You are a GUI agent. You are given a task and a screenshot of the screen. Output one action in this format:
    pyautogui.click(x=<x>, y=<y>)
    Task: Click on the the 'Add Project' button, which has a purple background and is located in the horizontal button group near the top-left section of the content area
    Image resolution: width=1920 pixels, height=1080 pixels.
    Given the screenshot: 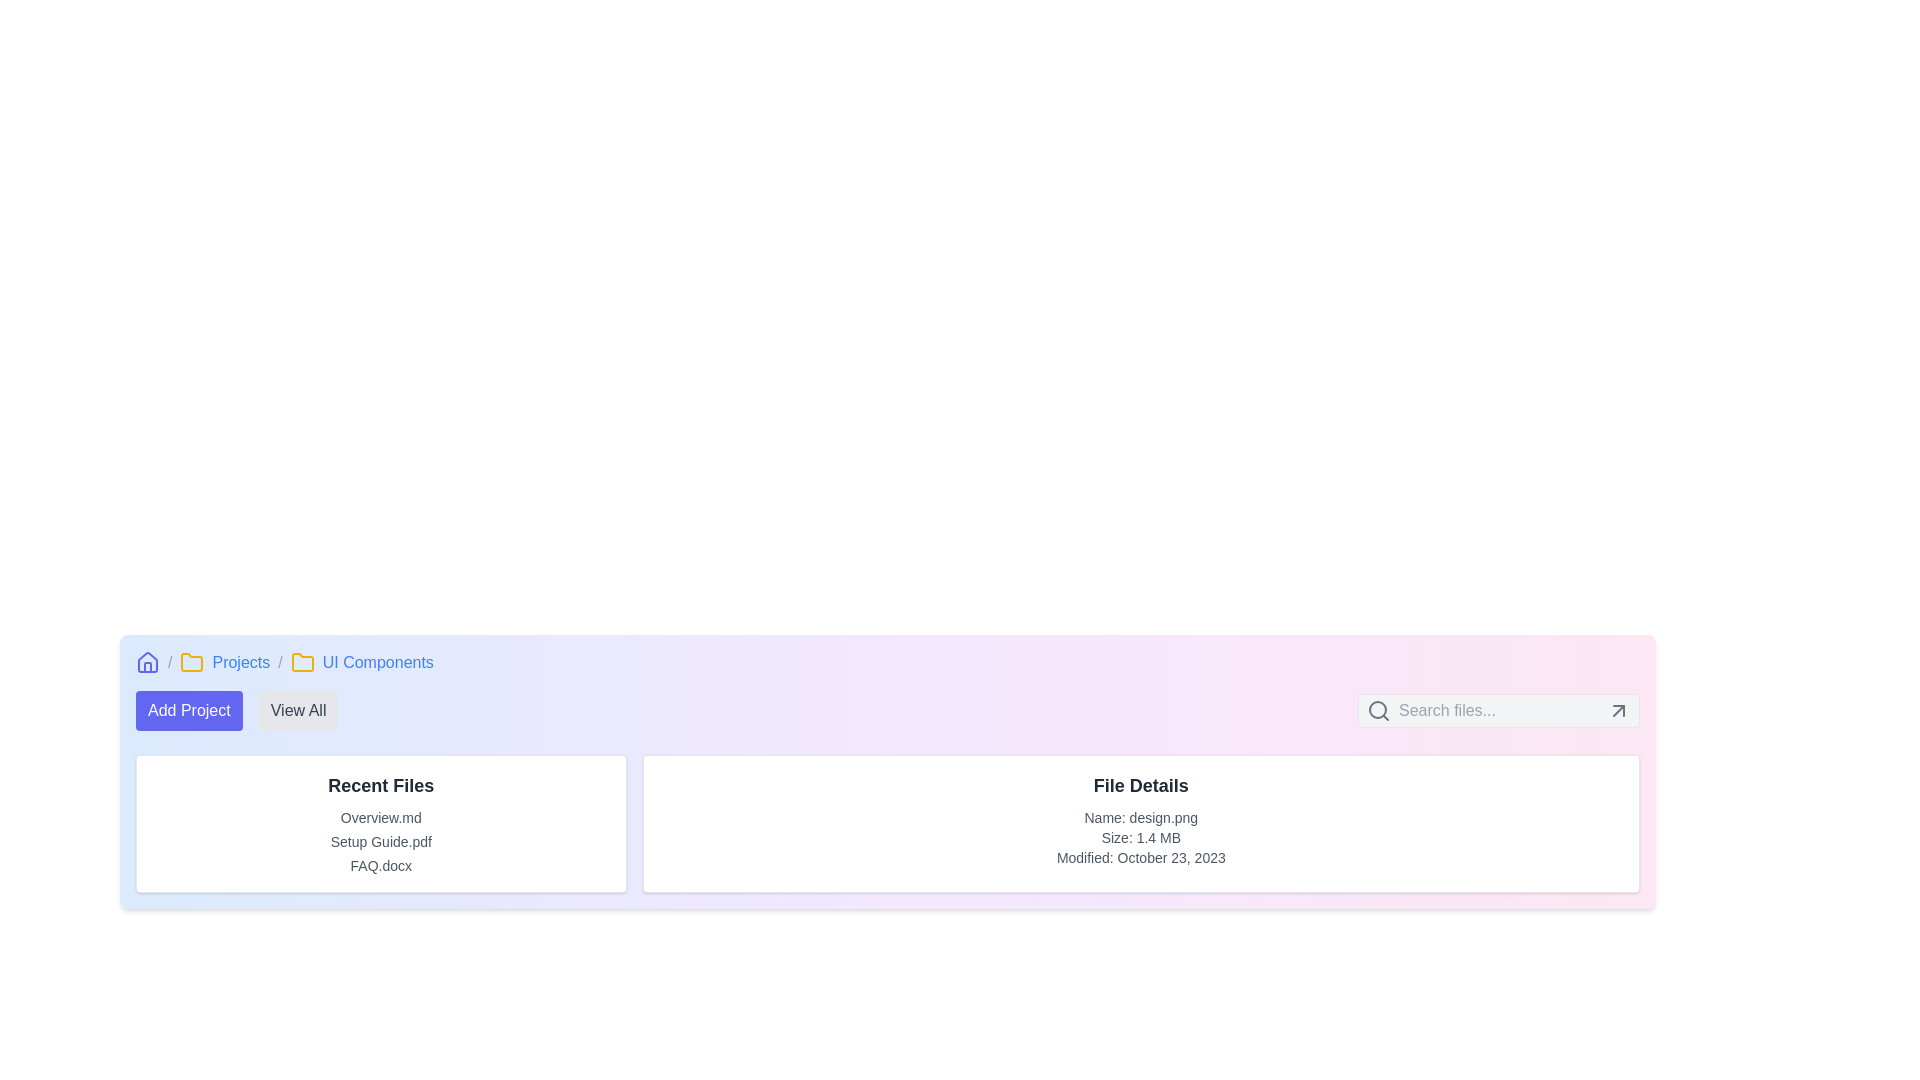 What is the action you would take?
    pyautogui.click(x=237, y=709)
    